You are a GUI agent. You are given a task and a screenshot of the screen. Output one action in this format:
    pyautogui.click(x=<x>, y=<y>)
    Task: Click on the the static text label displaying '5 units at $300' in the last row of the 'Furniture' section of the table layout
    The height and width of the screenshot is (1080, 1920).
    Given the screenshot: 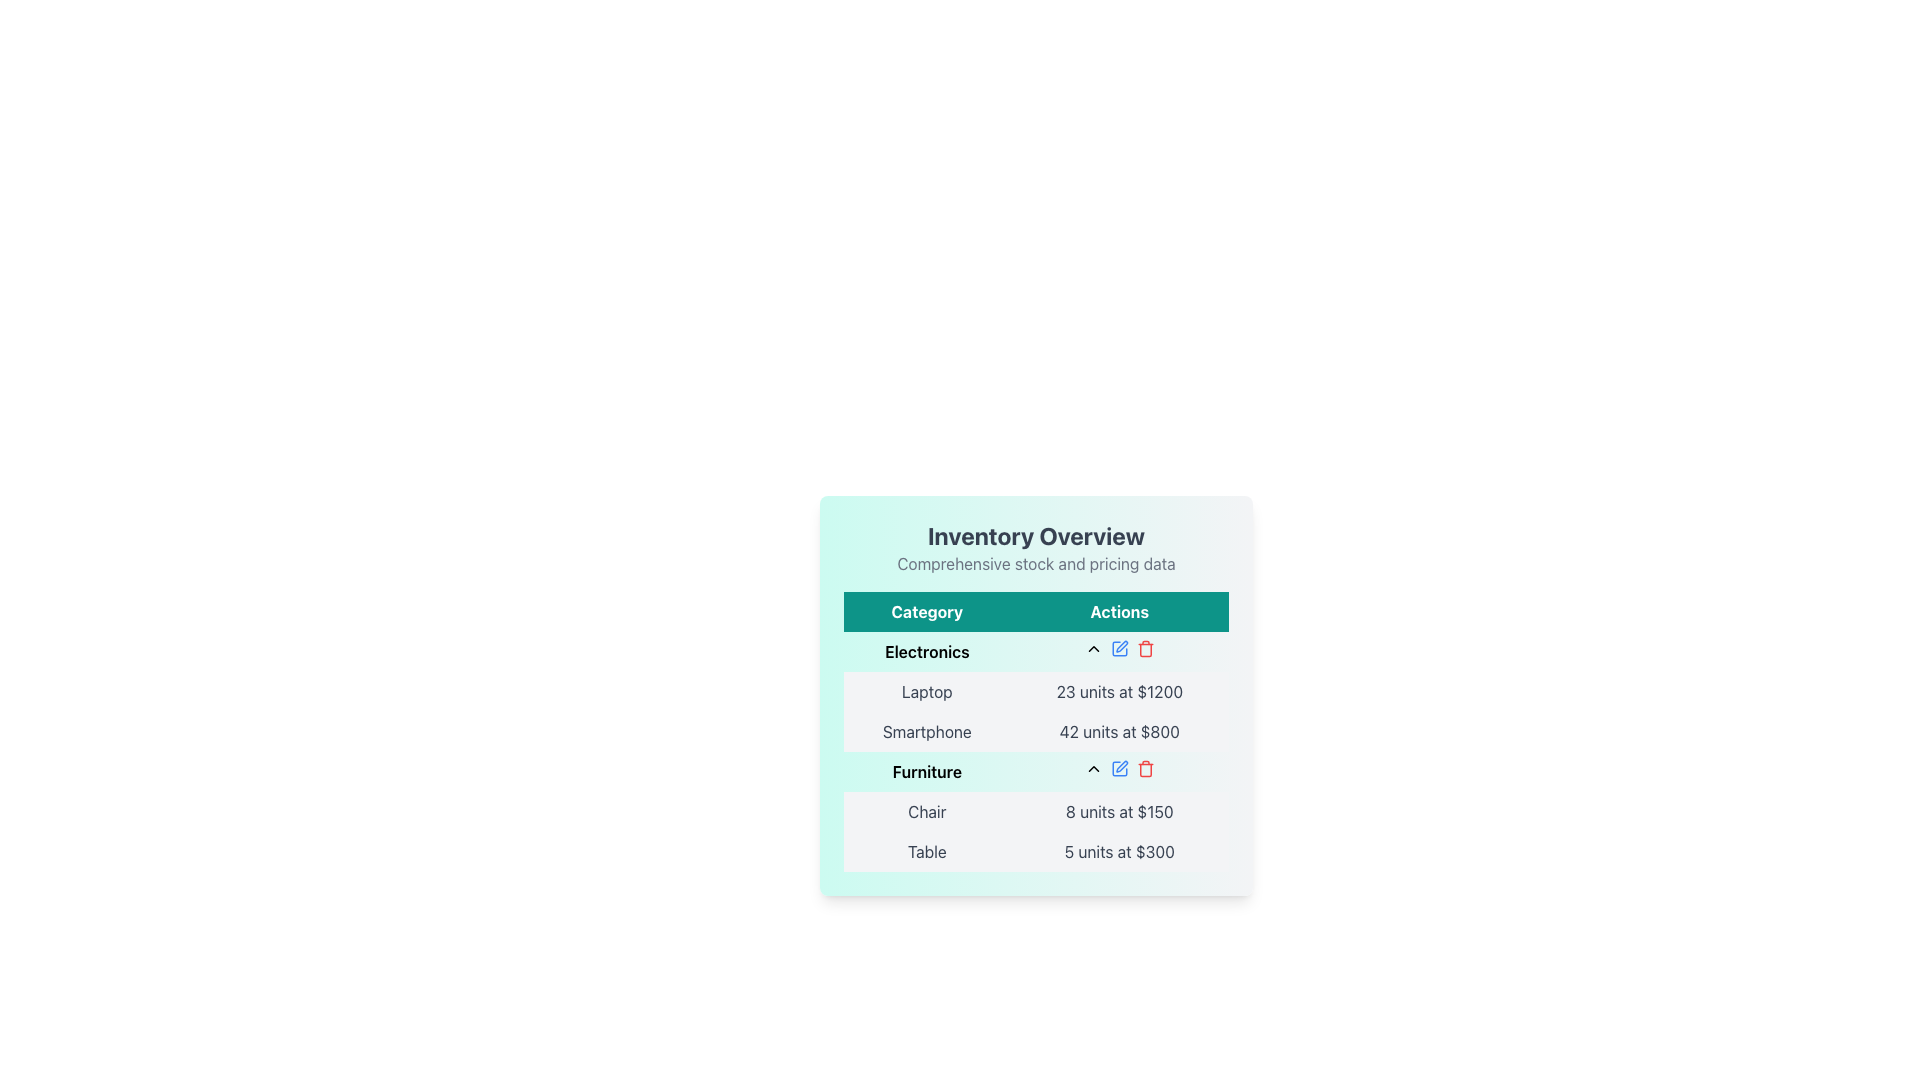 What is the action you would take?
    pyautogui.click(x=1118, y=852)
    